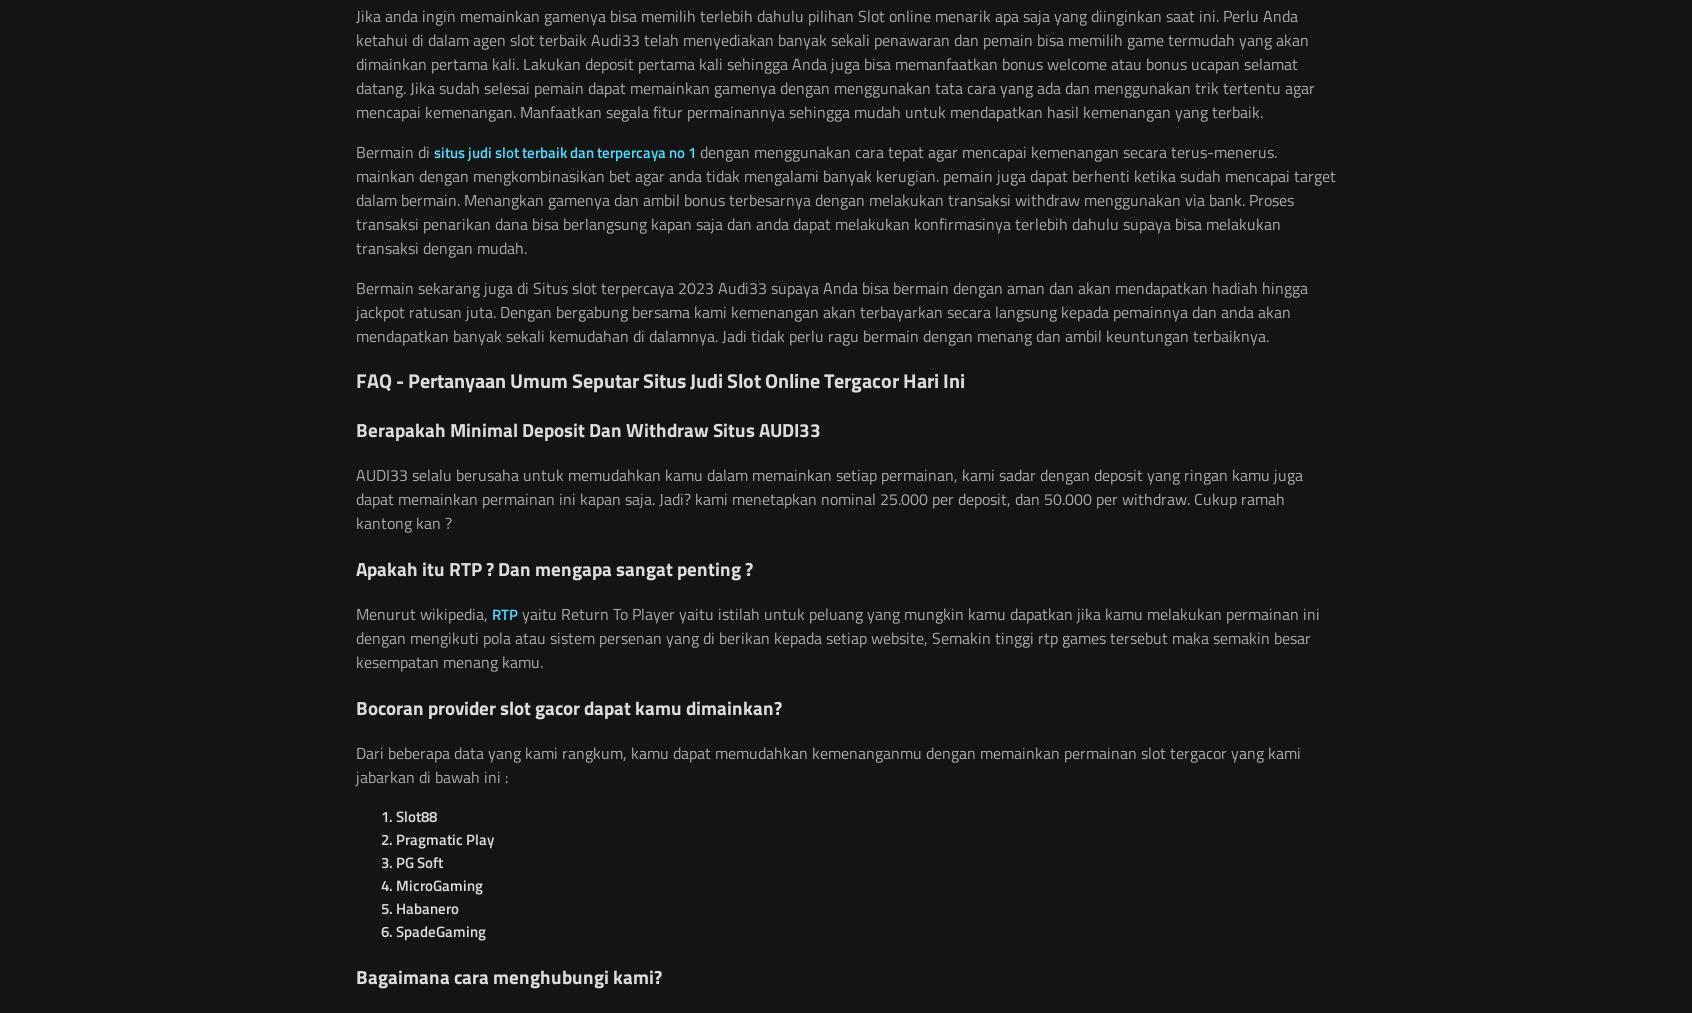 Image resolution: width=1692 pixels, height=1013 pixels. Describe the element at coordinates (423, 612) in the screenshot. I see `'Menurut wikipedia,'` at that location.